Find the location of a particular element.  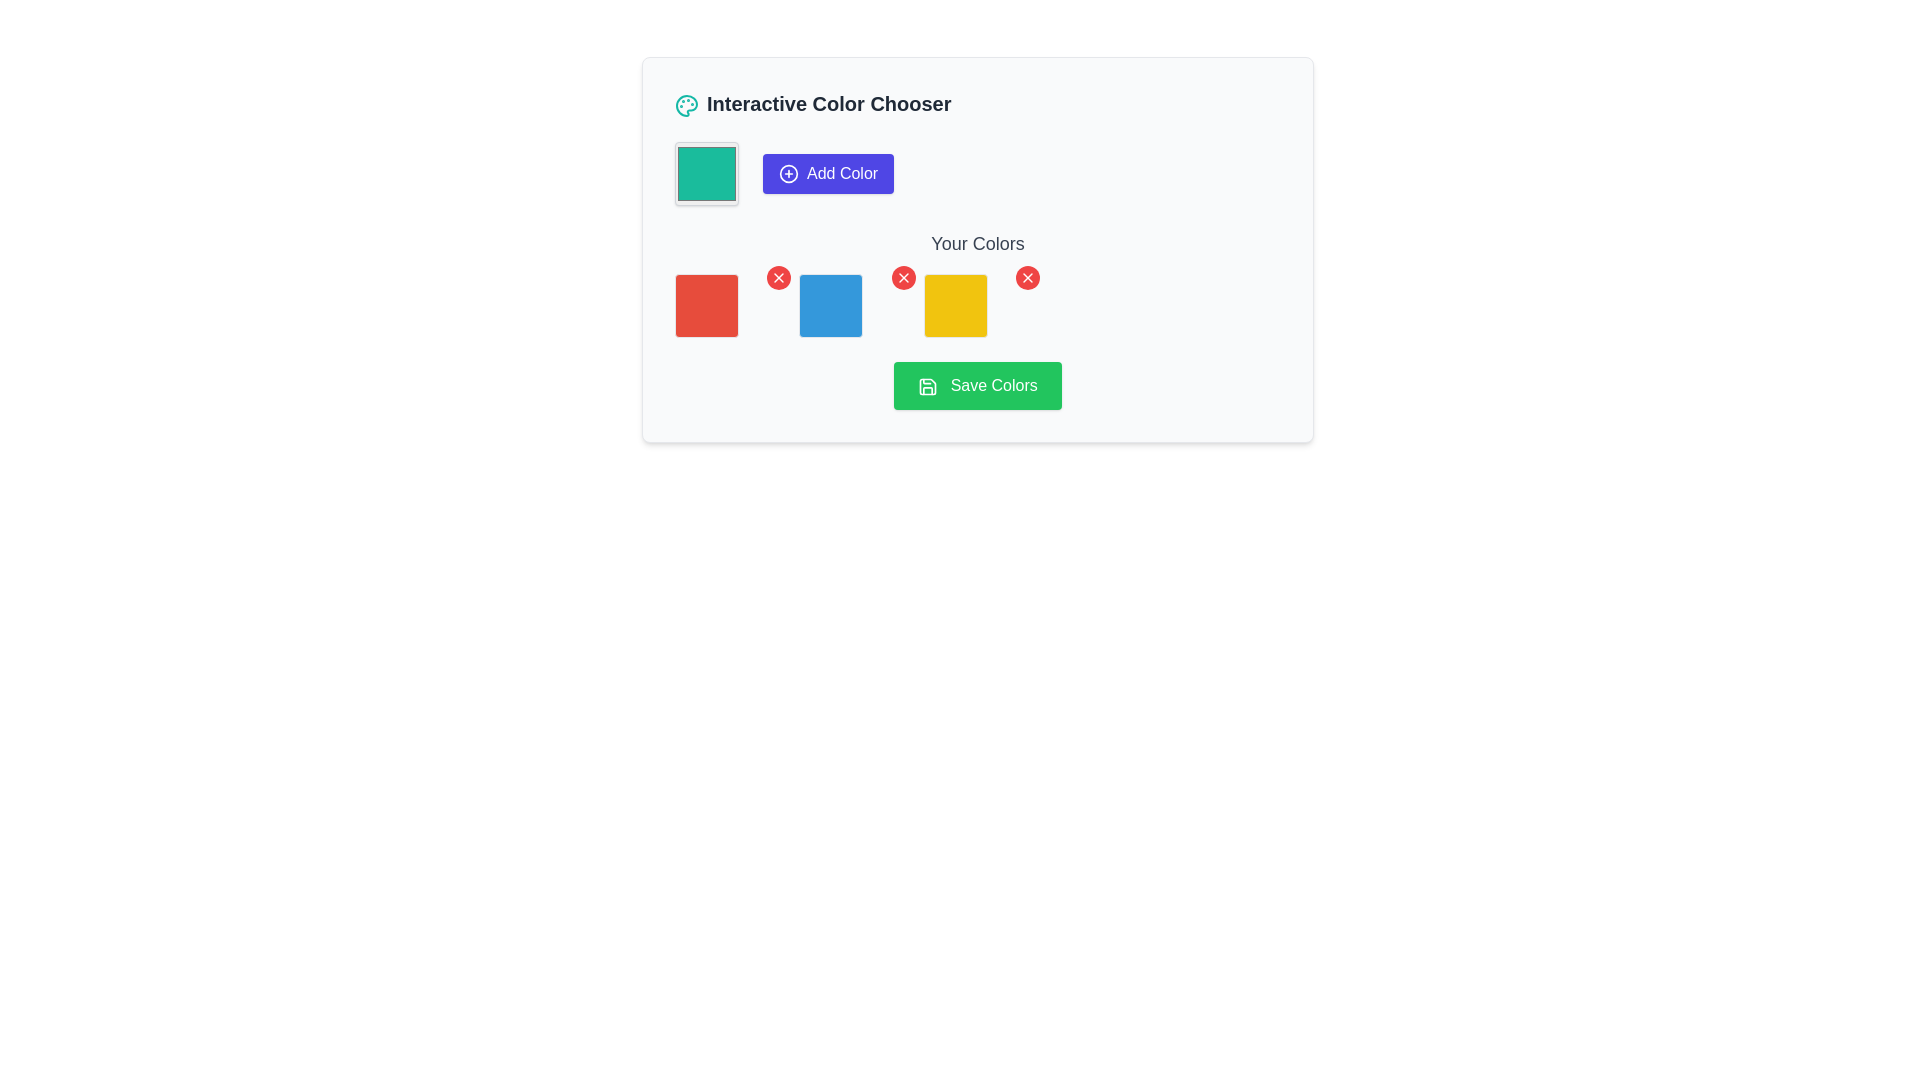

the green 'Save Colors' button with rounded corners and a save icon to observe its hover effect is located at coordinates (978, 385).